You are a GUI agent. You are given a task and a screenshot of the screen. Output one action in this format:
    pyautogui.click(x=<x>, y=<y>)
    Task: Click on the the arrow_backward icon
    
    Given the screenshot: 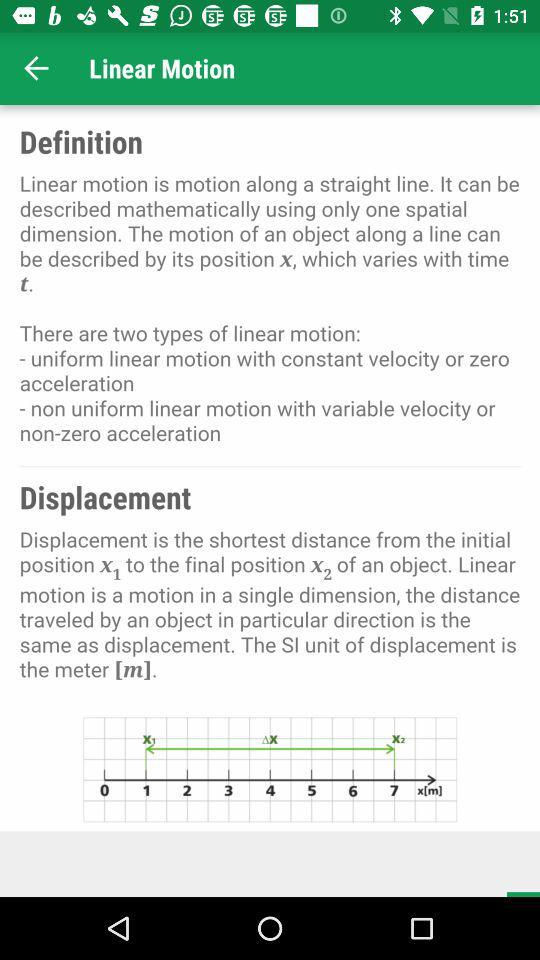 What is the action you would take?
    pyautogui.click(x=36, y=68)
    